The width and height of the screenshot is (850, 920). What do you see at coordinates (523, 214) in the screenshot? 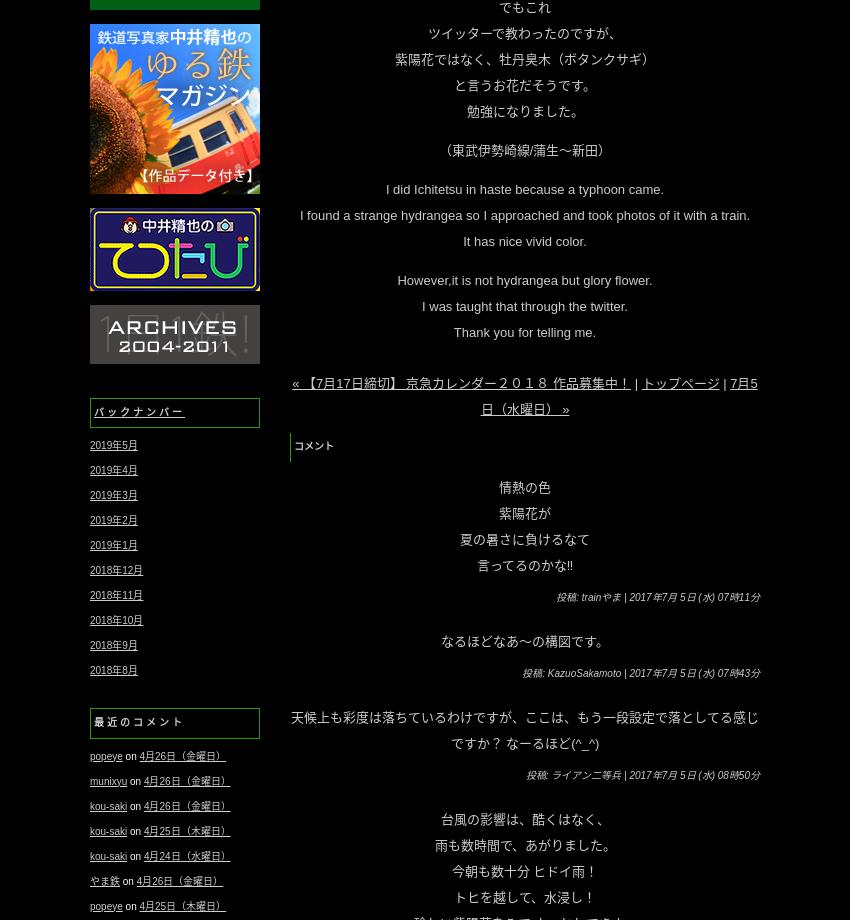
I see `'I found a strange hydrangea so I approached and took photos of it with a train.'` at bounding box center [523, 214].